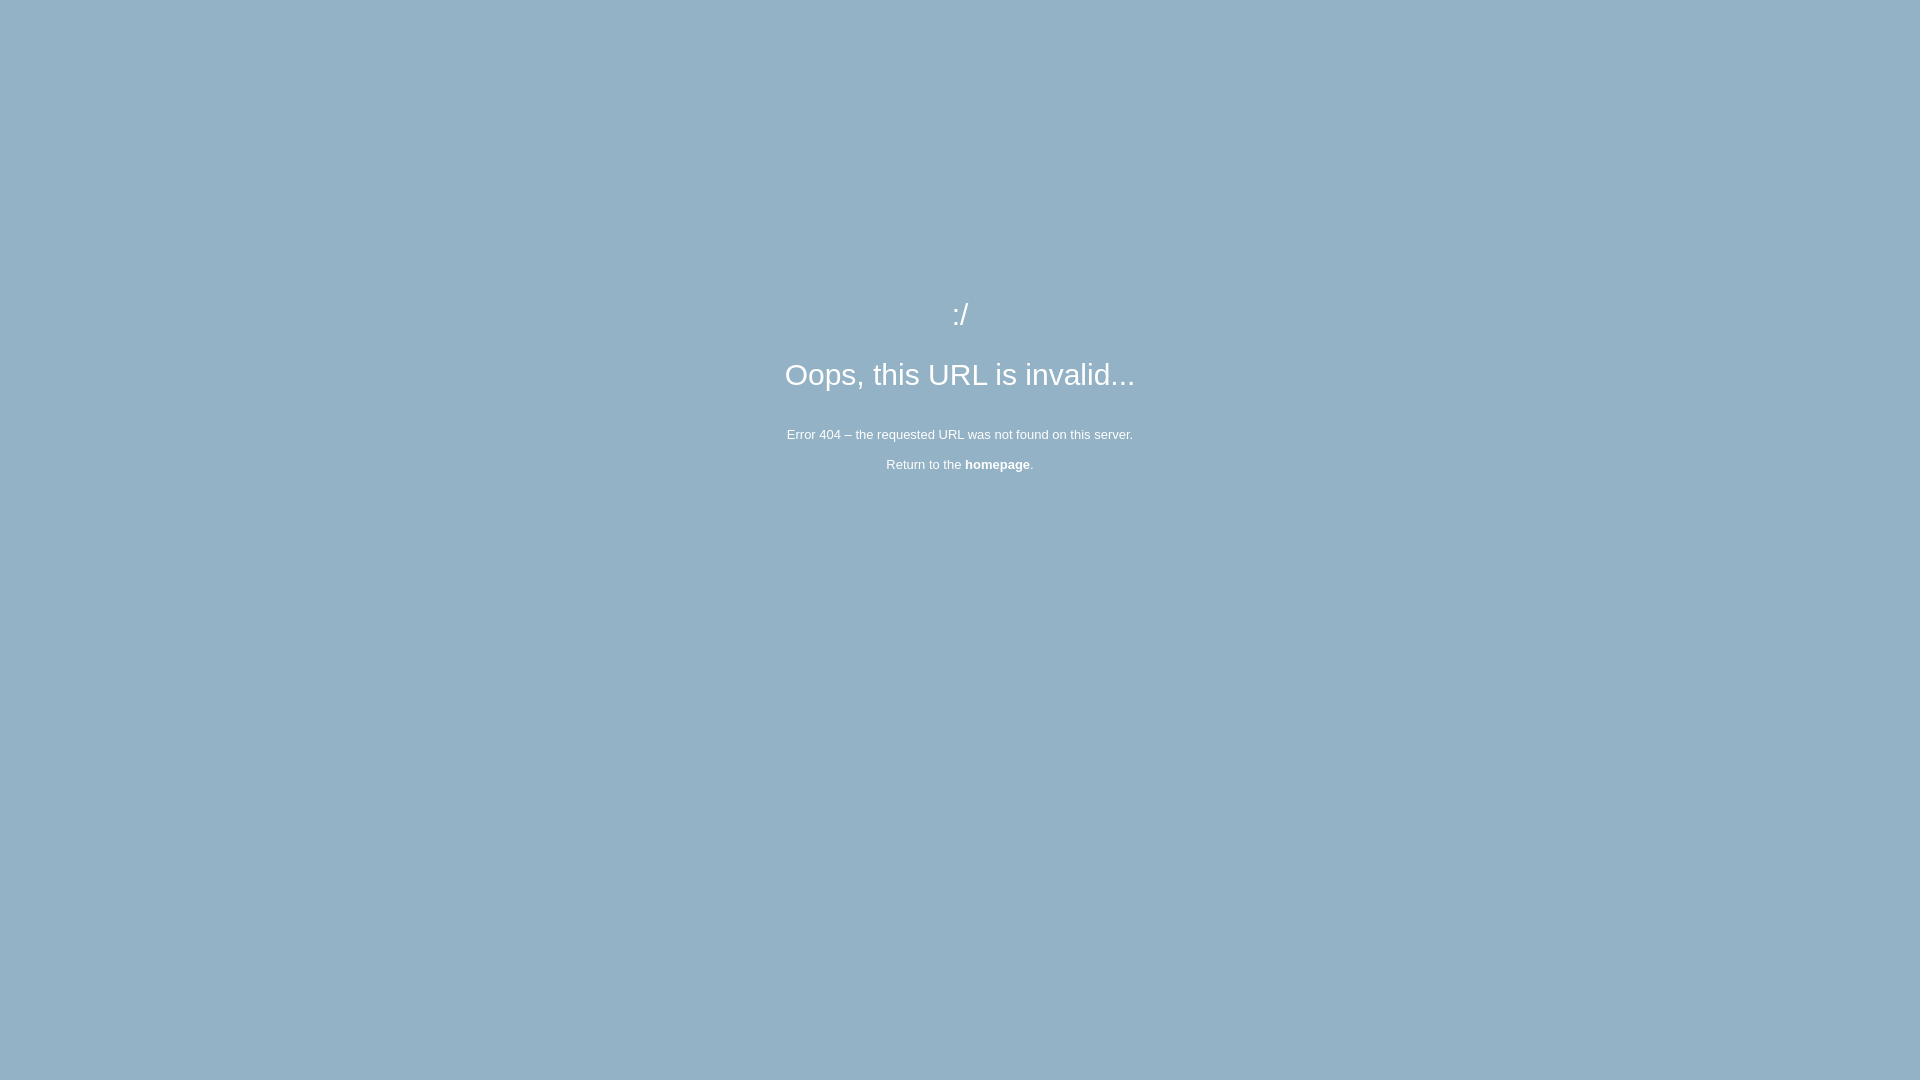  I want to click on 'homepage', so click(964, 464).